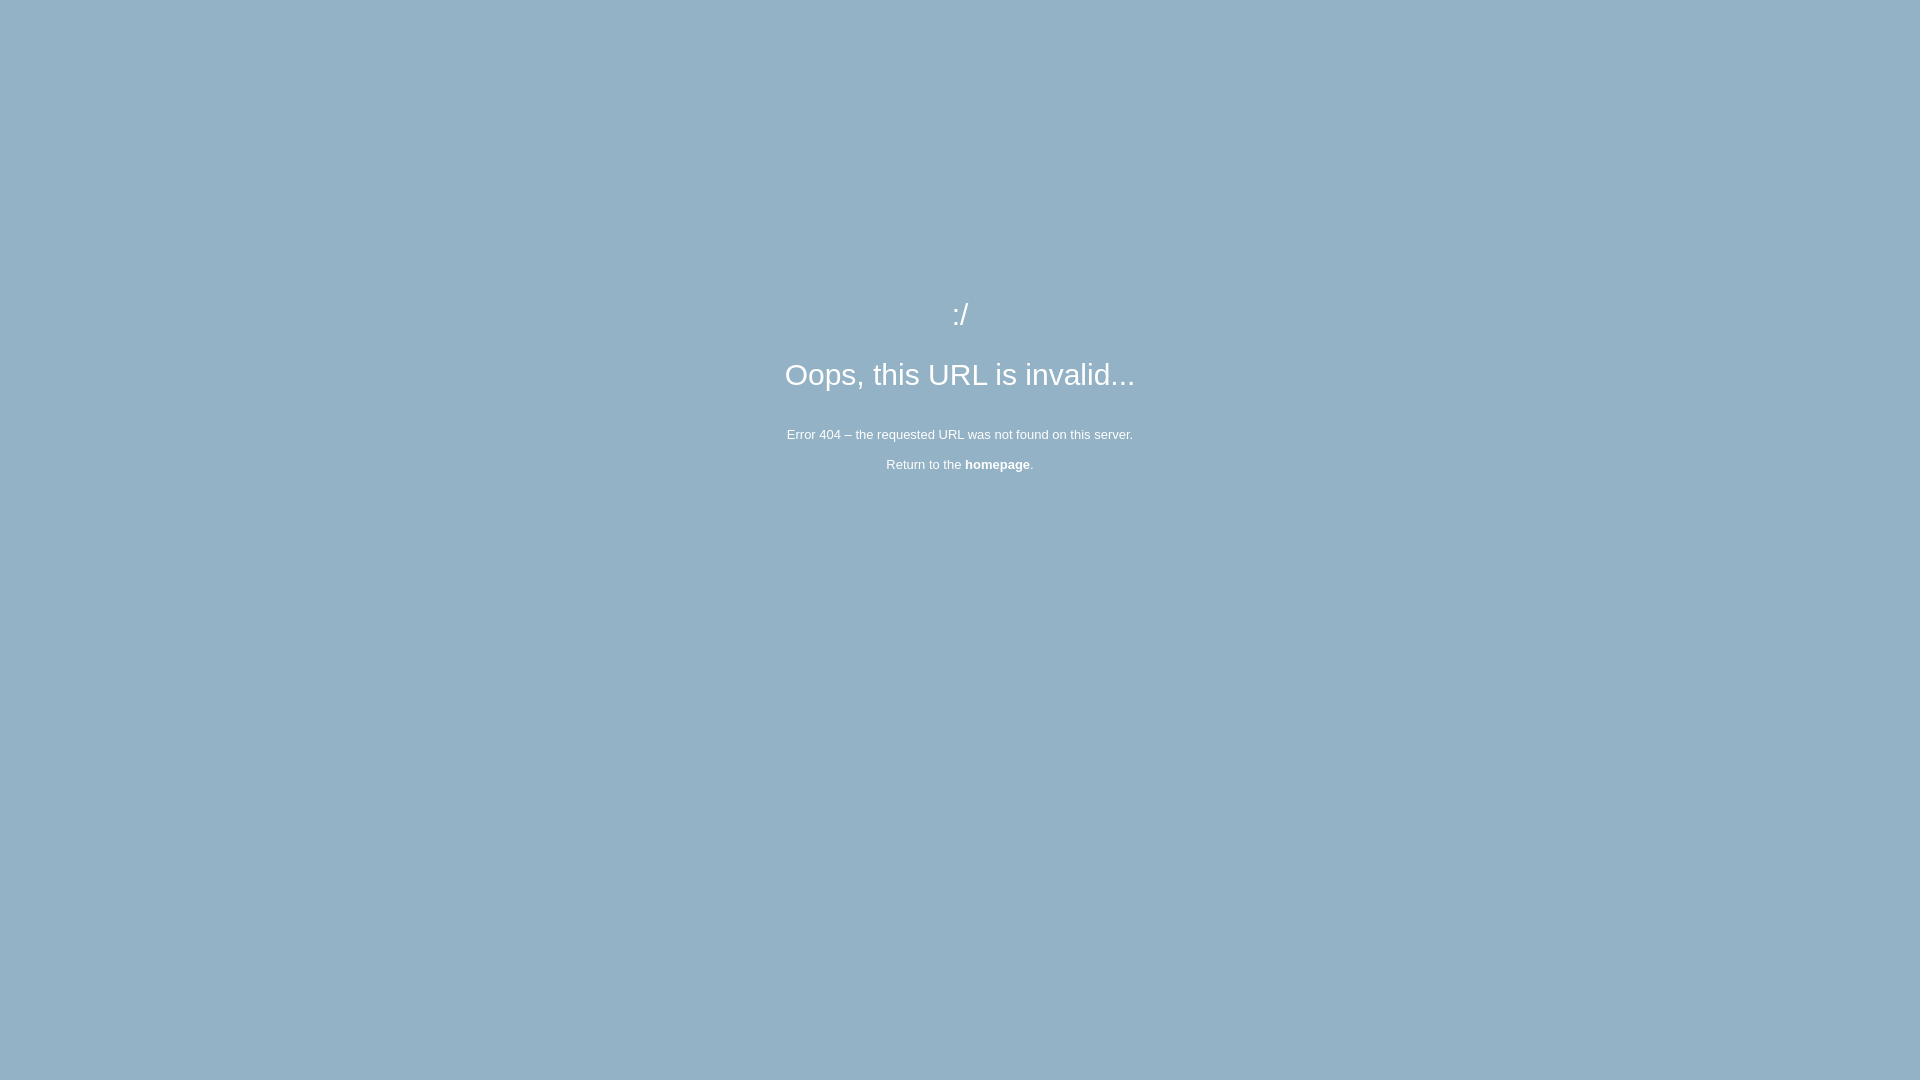  I want to click on 'homepage', so click(964, 464).